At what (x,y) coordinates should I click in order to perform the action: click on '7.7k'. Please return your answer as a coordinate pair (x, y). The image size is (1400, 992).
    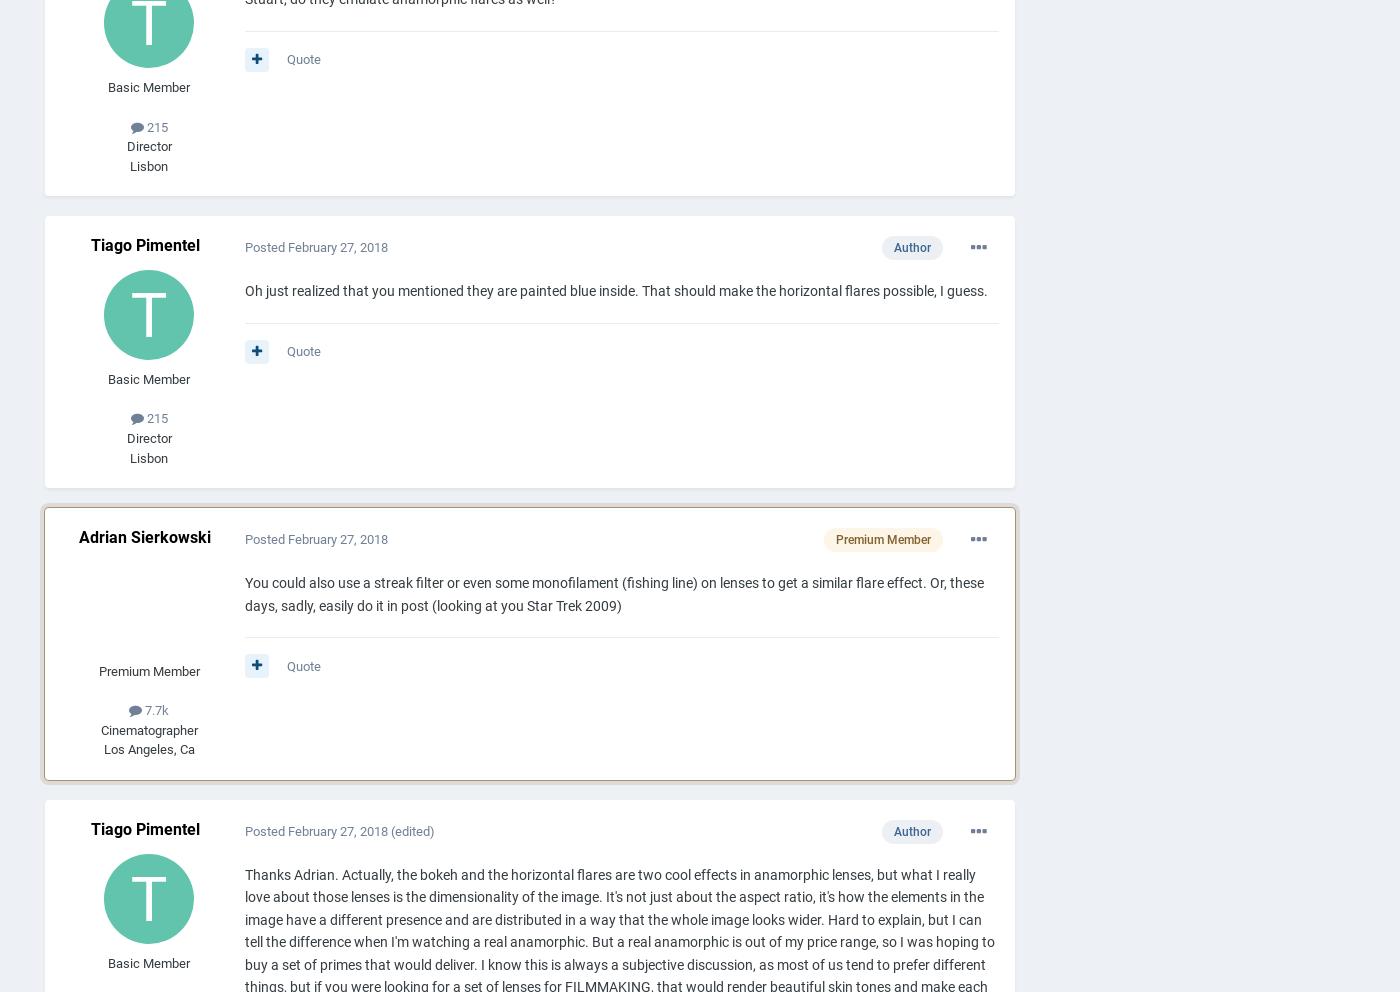
    Looking at the image, I should click on (155, 710).